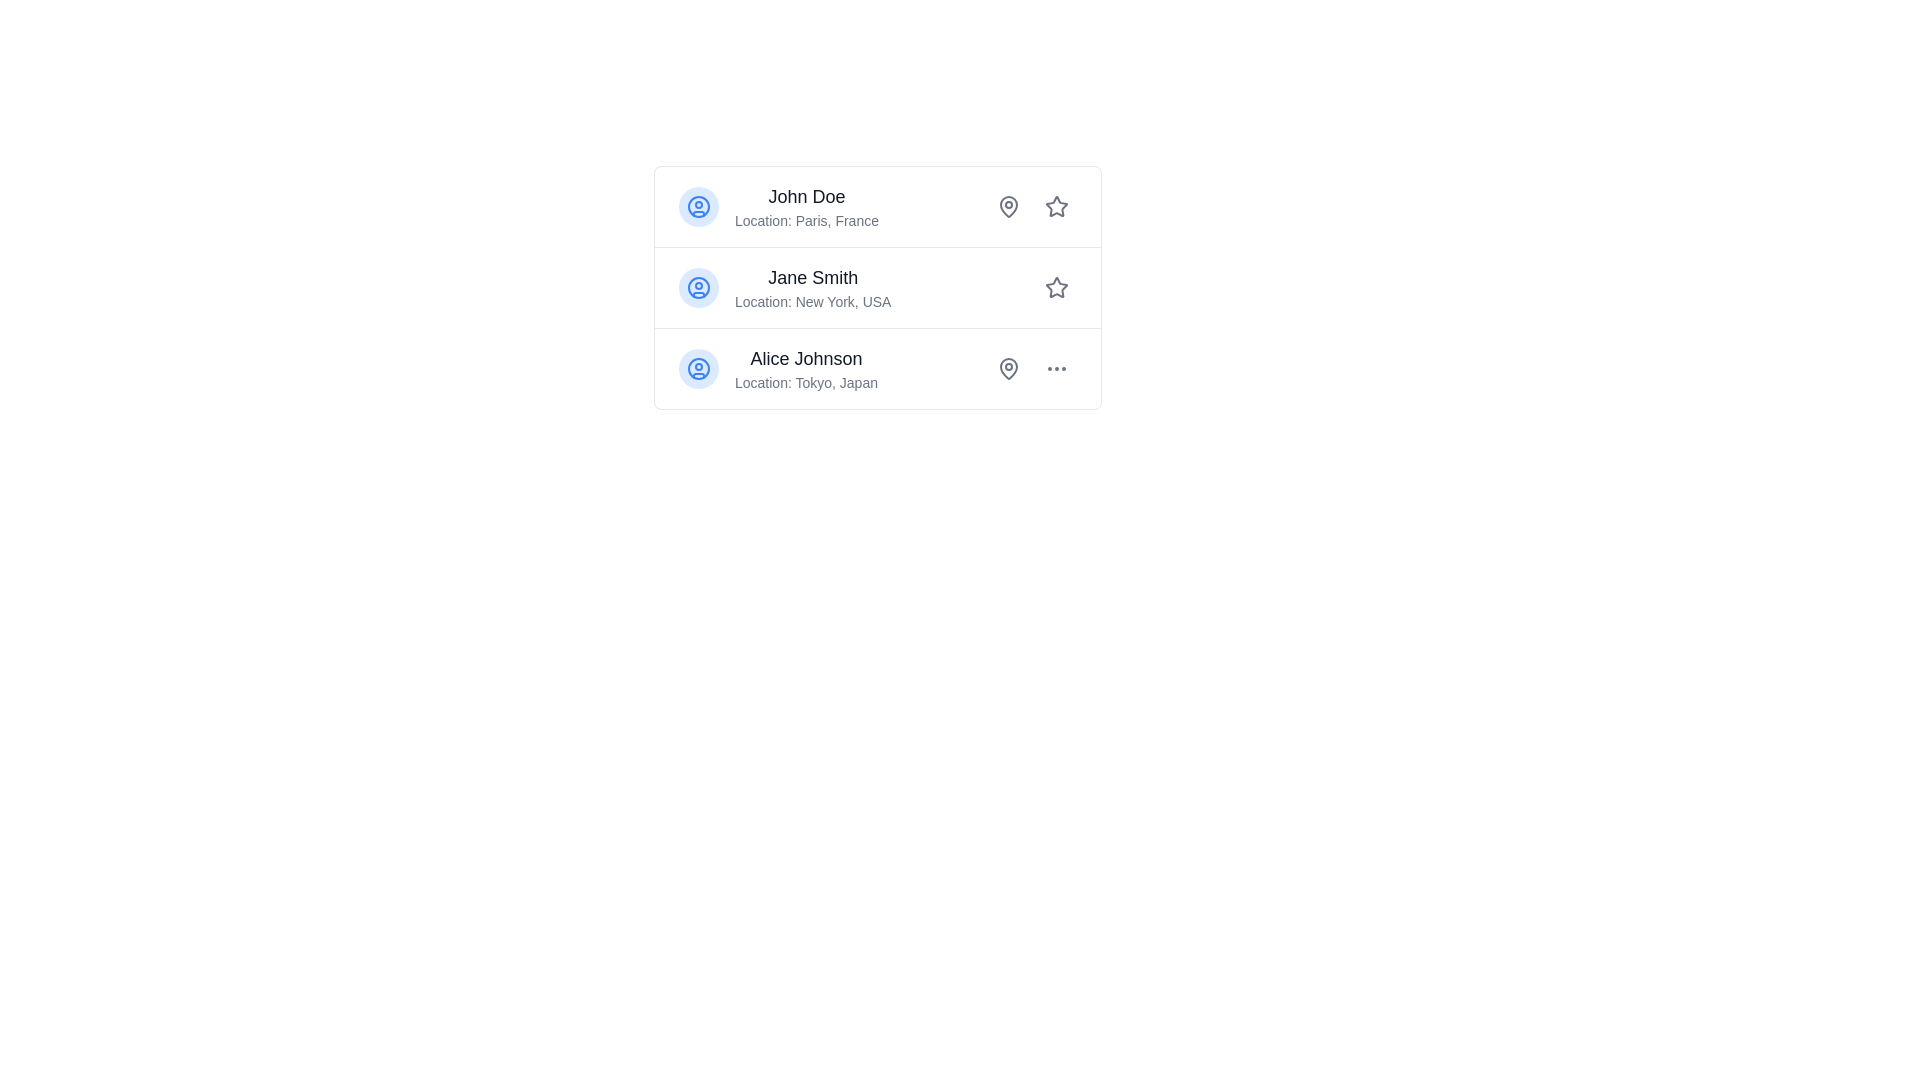 The width and height of the screenshot is (1920, 1080). I want to click on text content of the non-interactive Text label displaying location information for 'Jane Smith', positioned in the middle column directly under the profile name, so click(813, 301).